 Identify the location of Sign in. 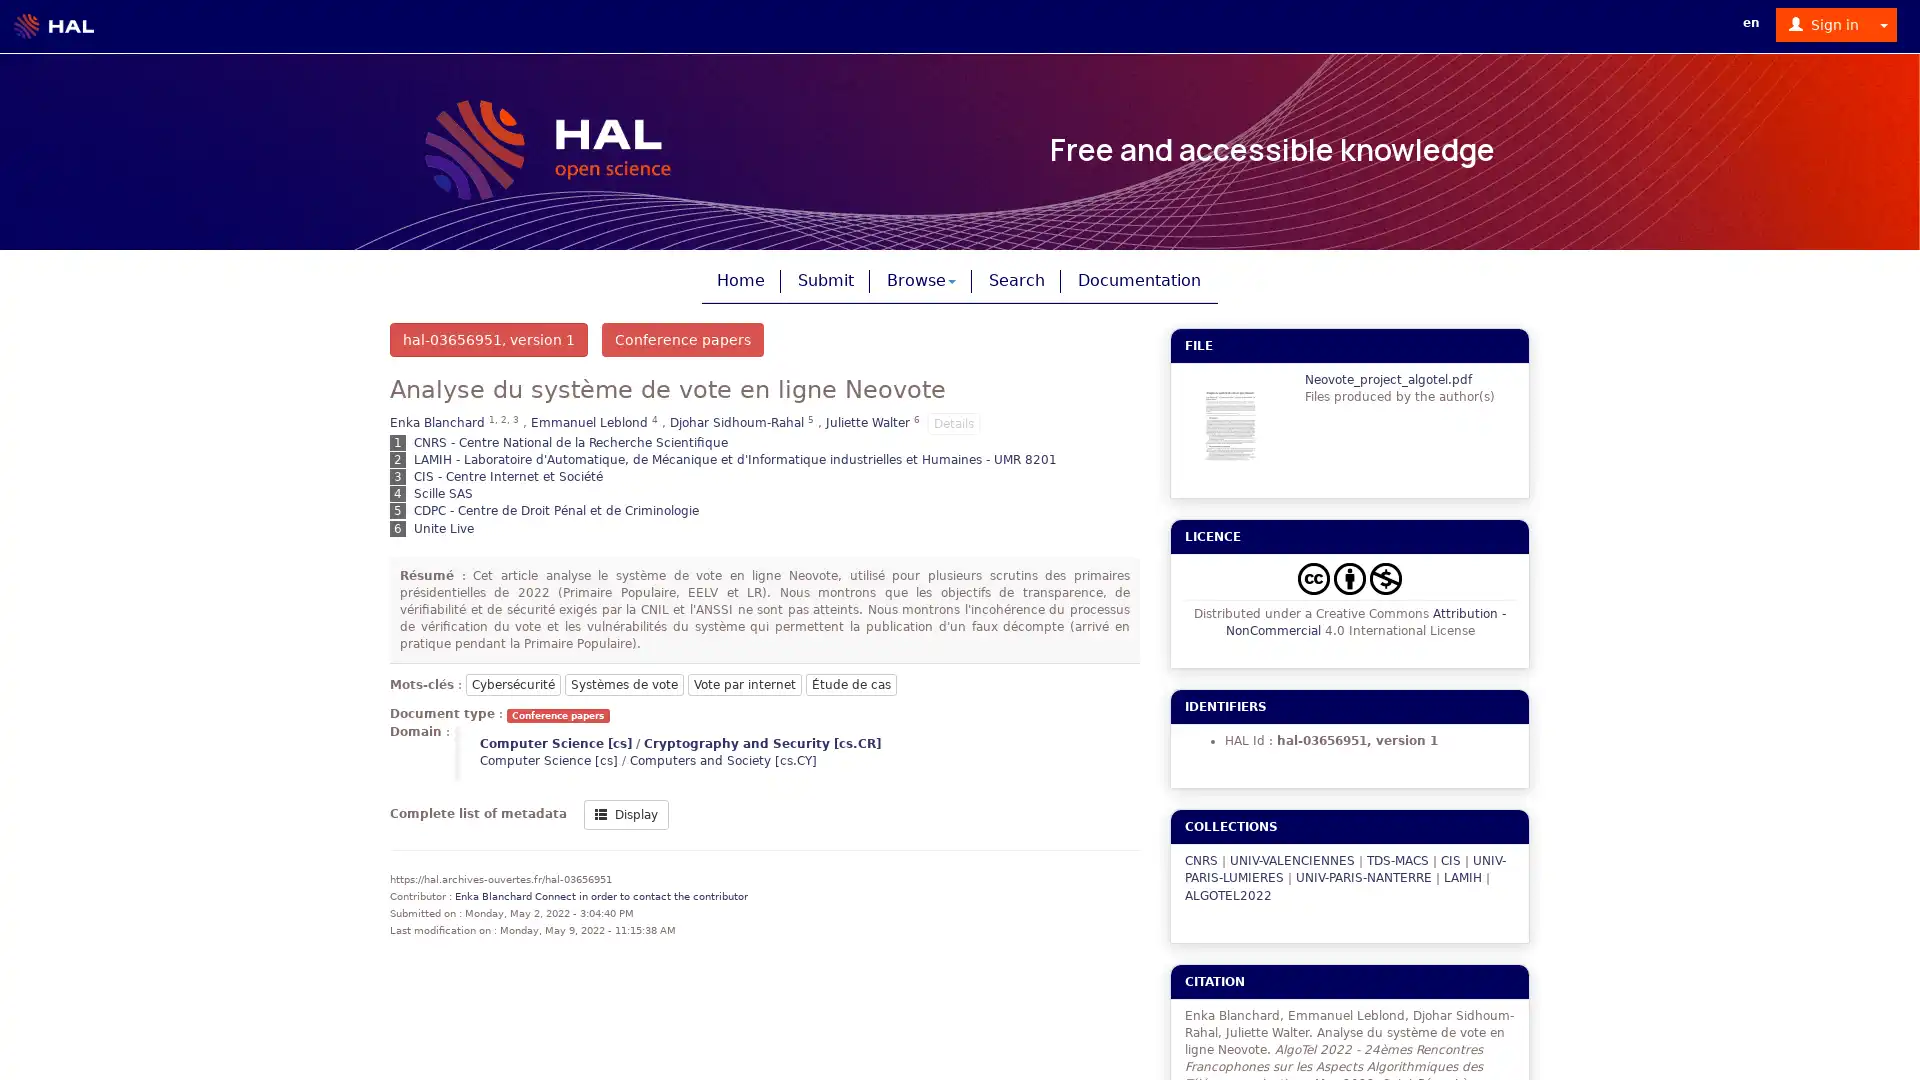
(1824, 24).